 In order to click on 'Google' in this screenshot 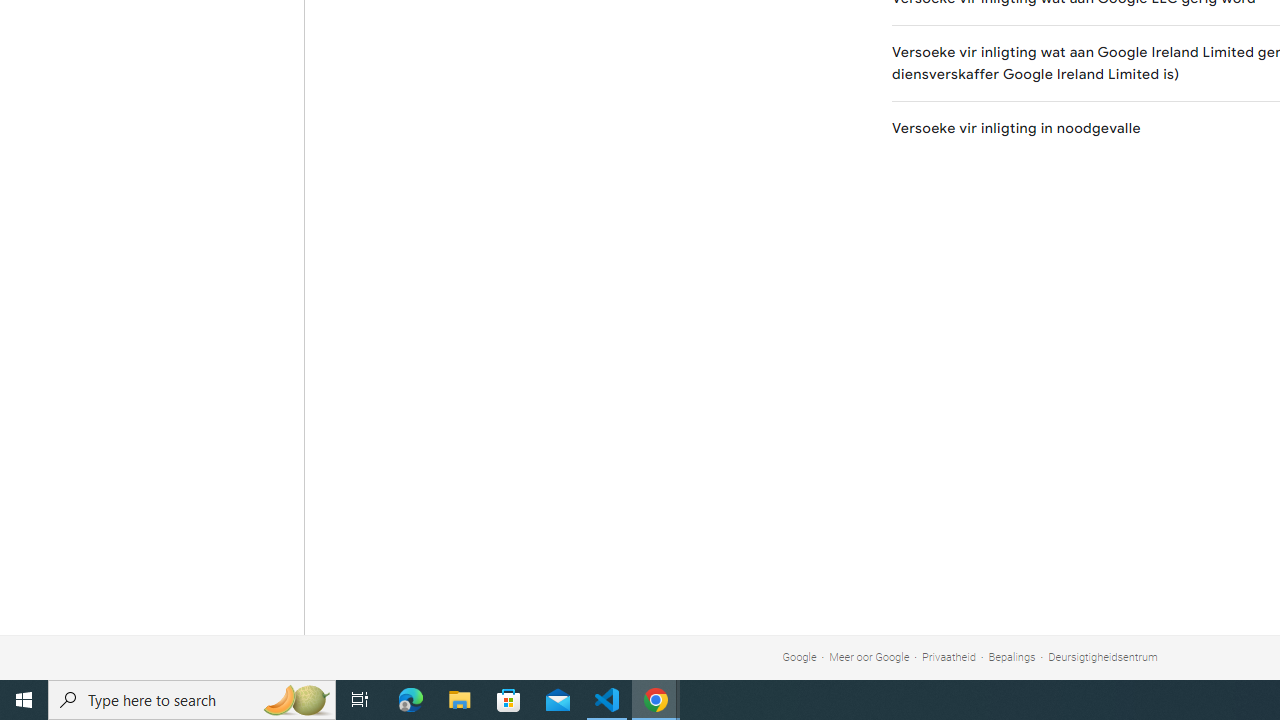, I will do `click(798, 657)`.